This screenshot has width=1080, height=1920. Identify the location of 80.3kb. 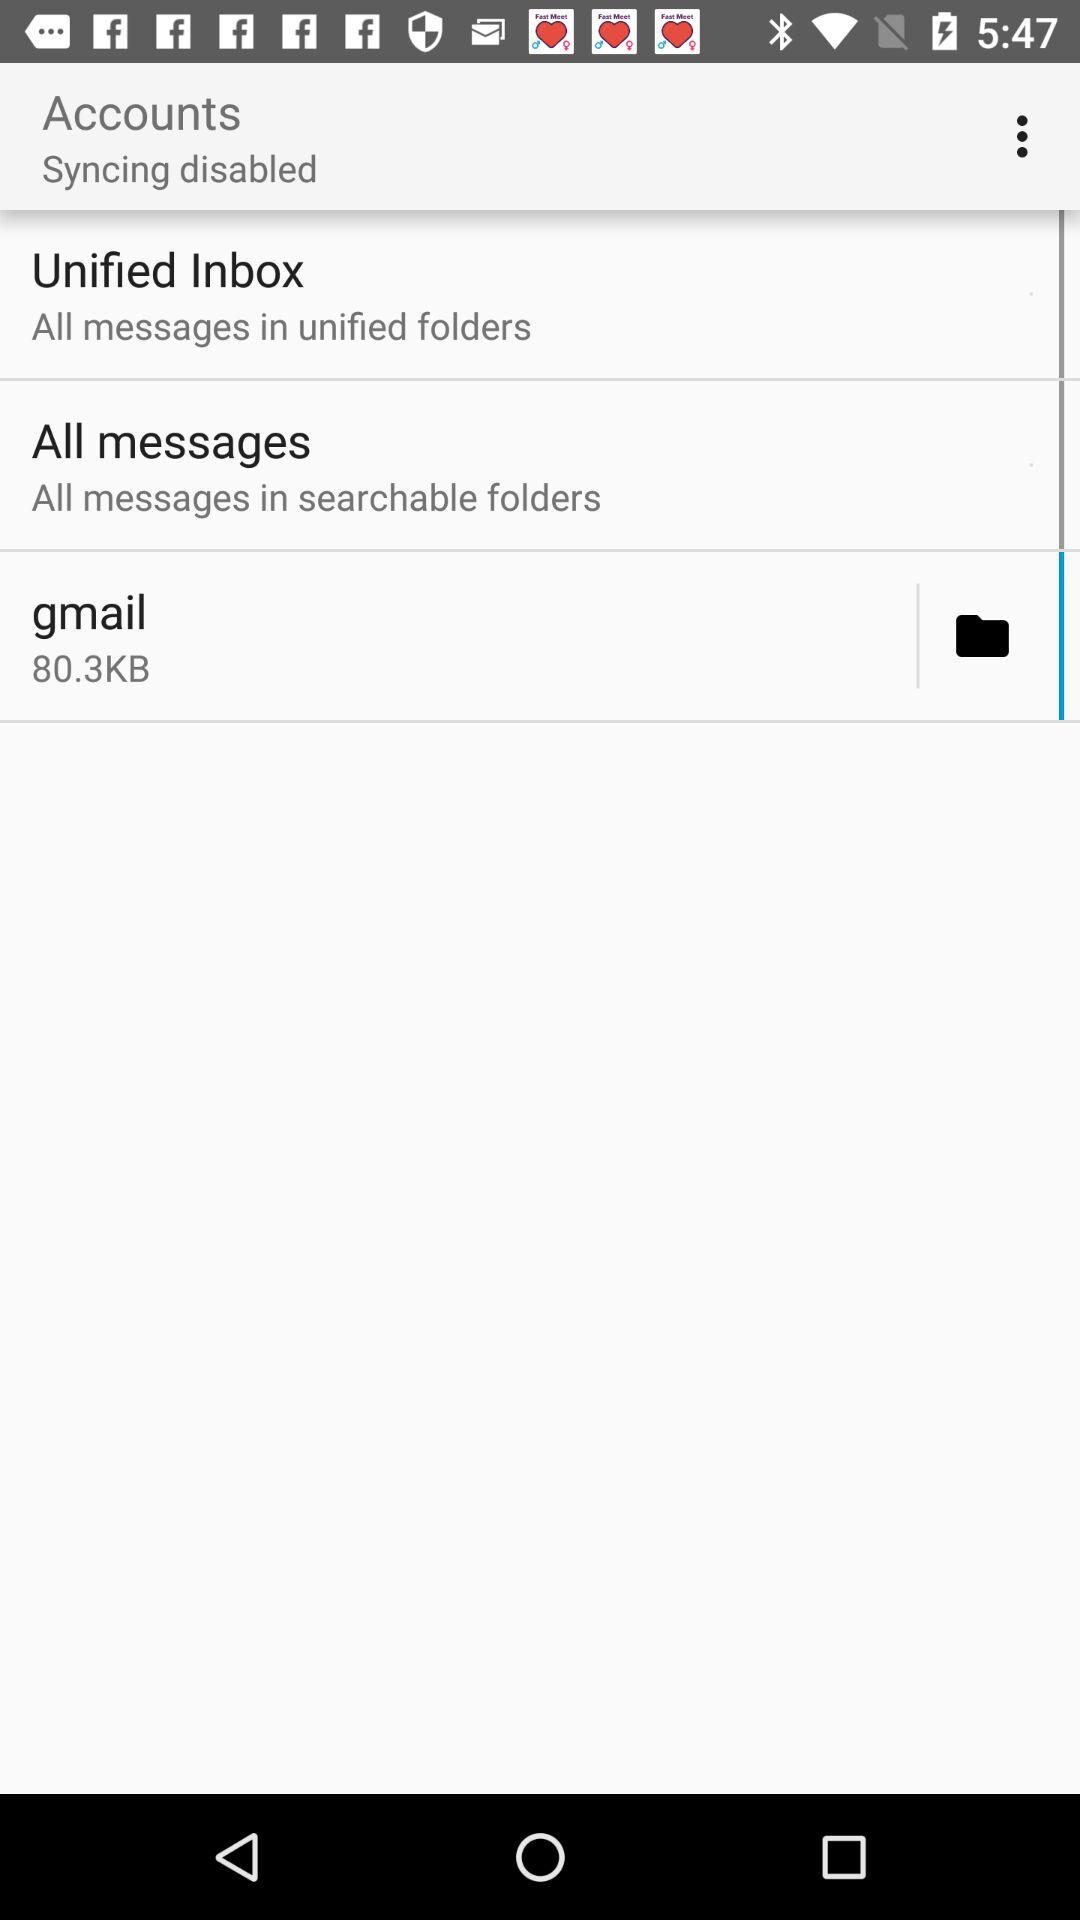
(468, 667).